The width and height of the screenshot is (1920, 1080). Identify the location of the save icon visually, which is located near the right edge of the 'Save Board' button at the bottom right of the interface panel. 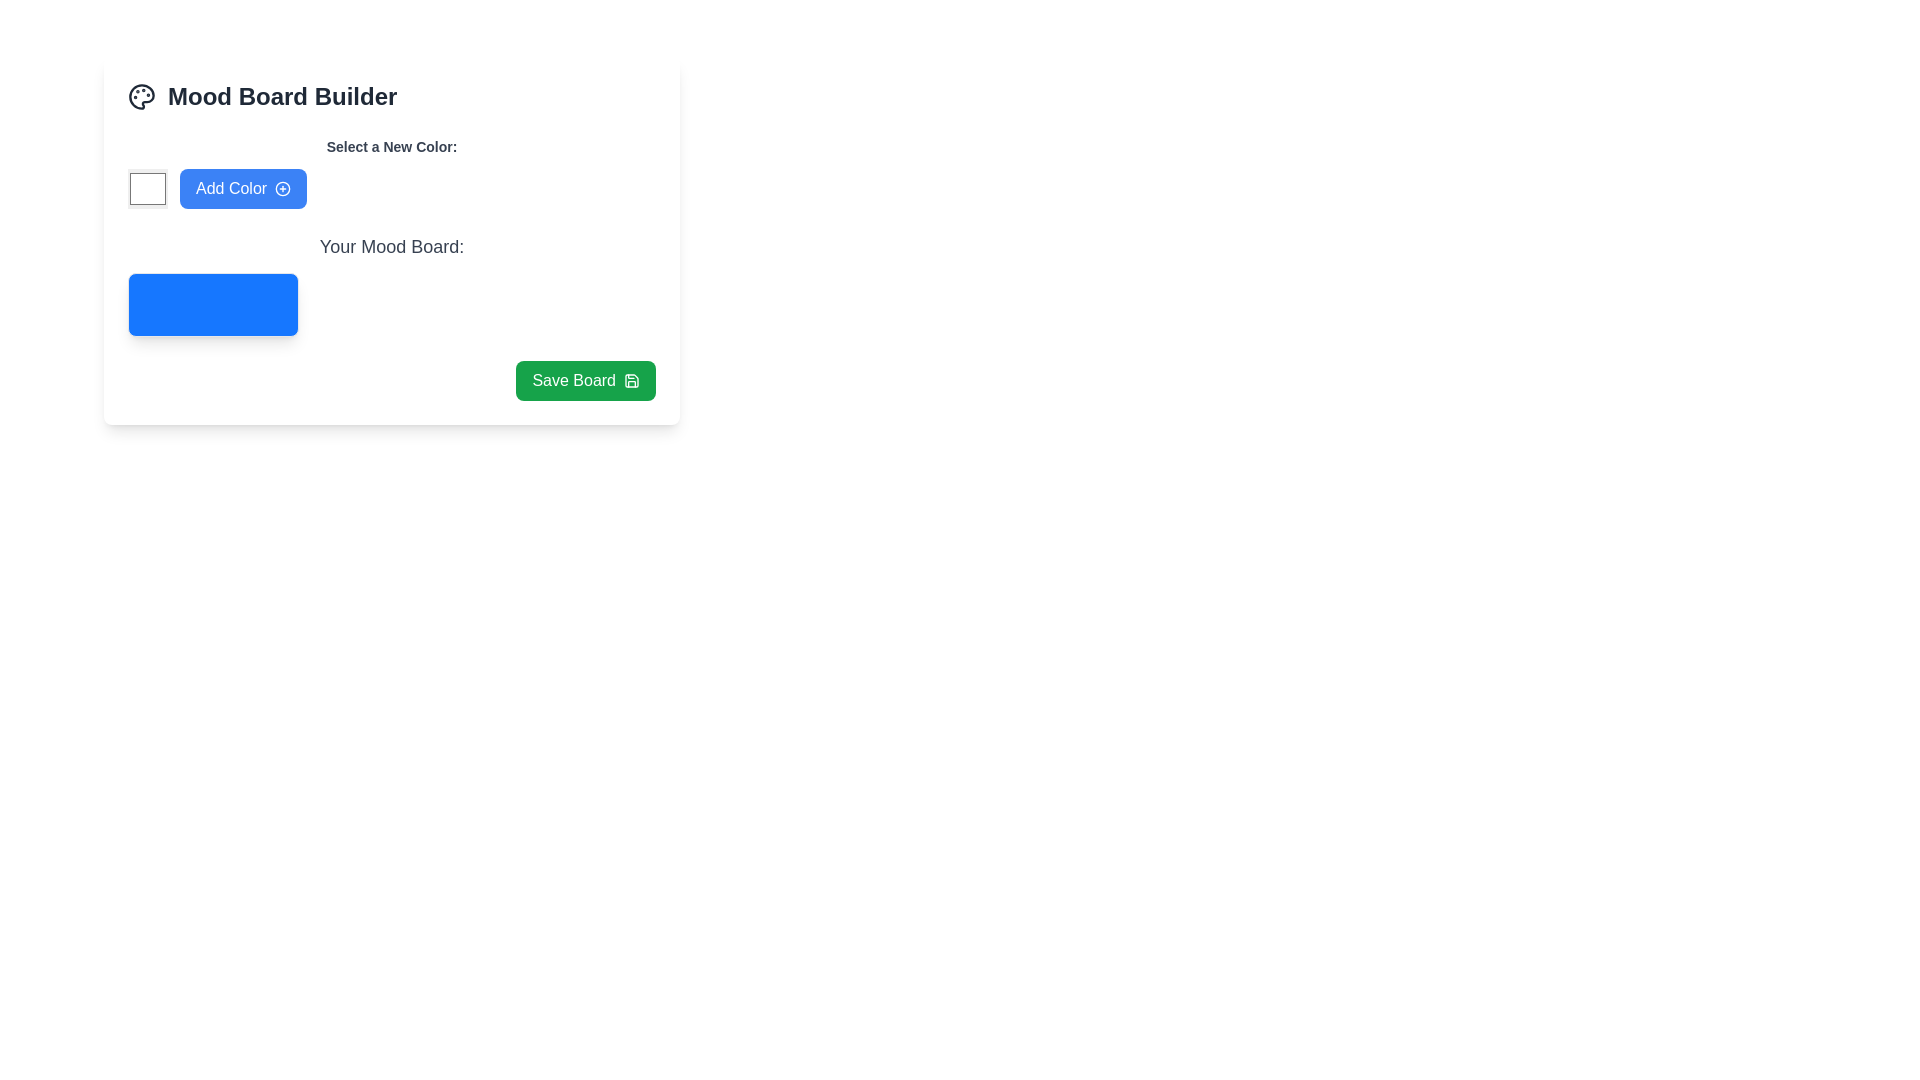
(631, 381).